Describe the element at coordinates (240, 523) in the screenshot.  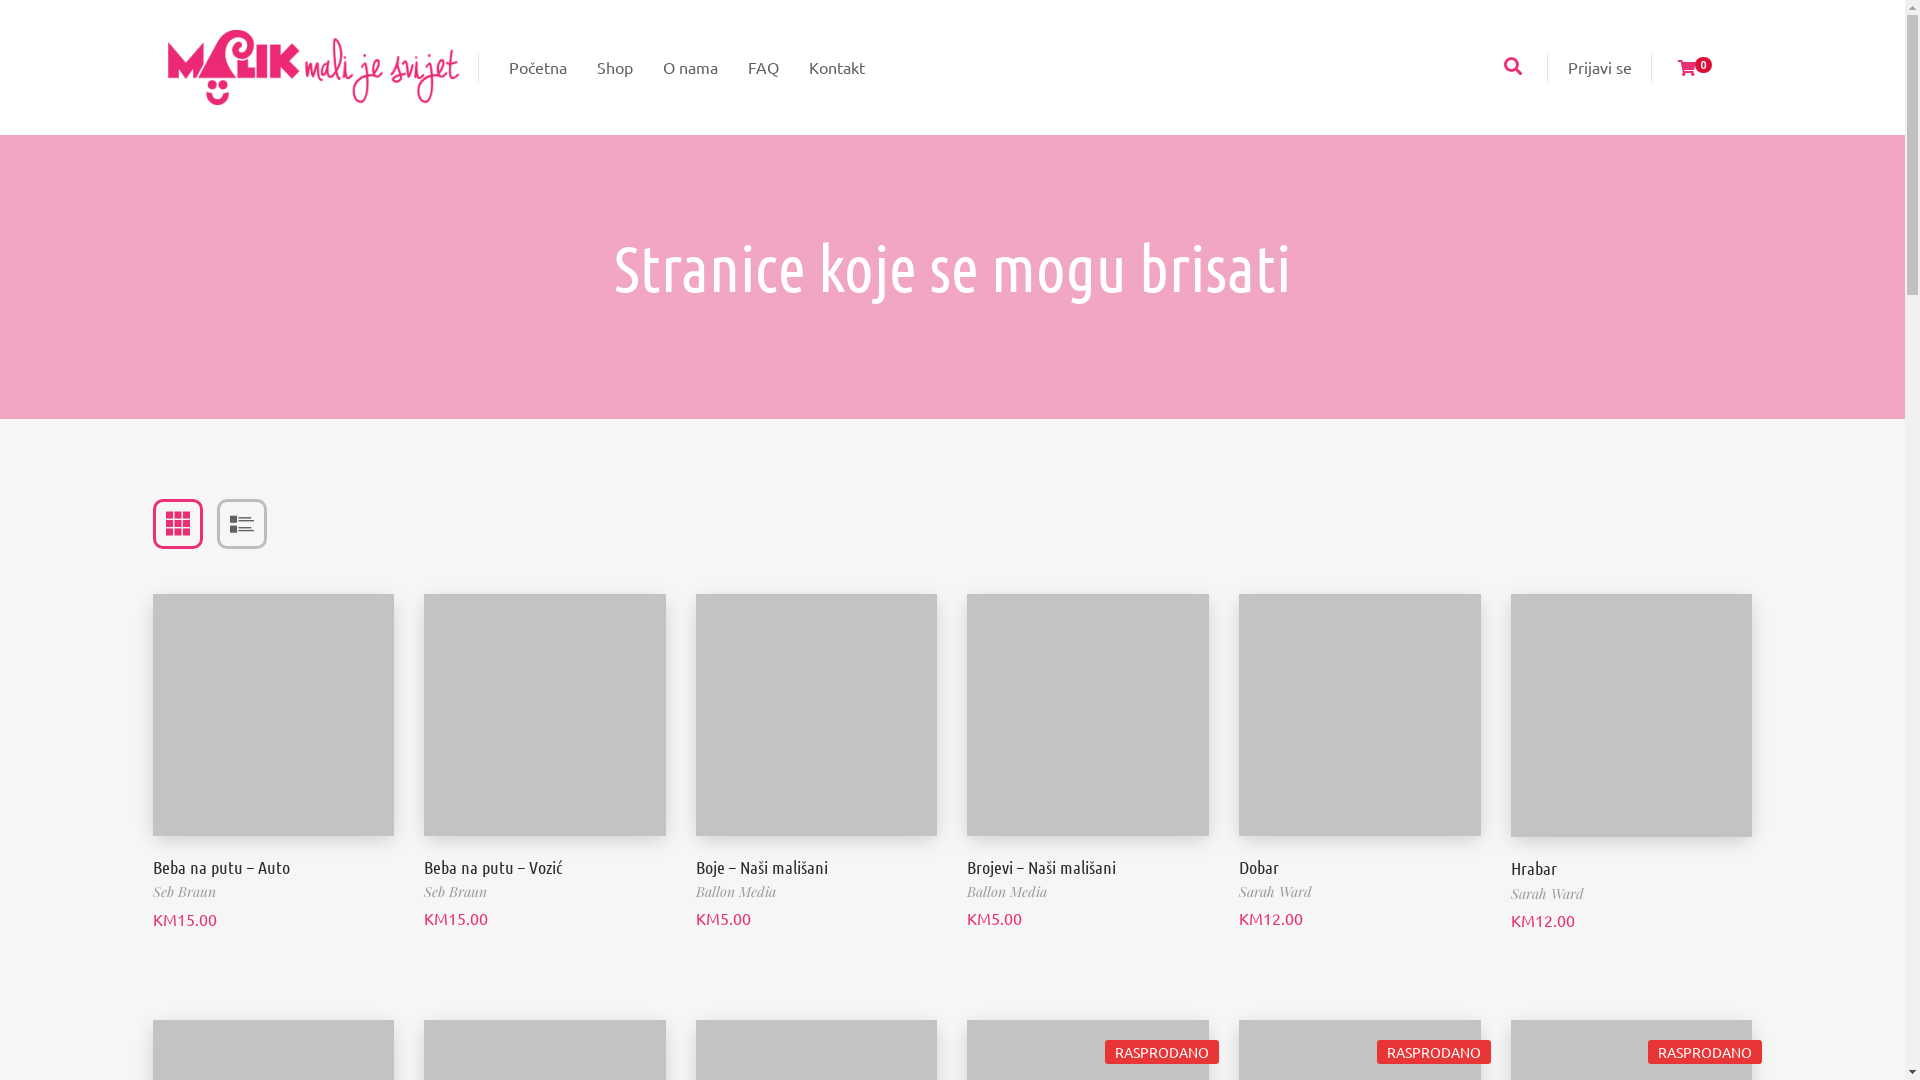
I see `'List Layout'` at that location.